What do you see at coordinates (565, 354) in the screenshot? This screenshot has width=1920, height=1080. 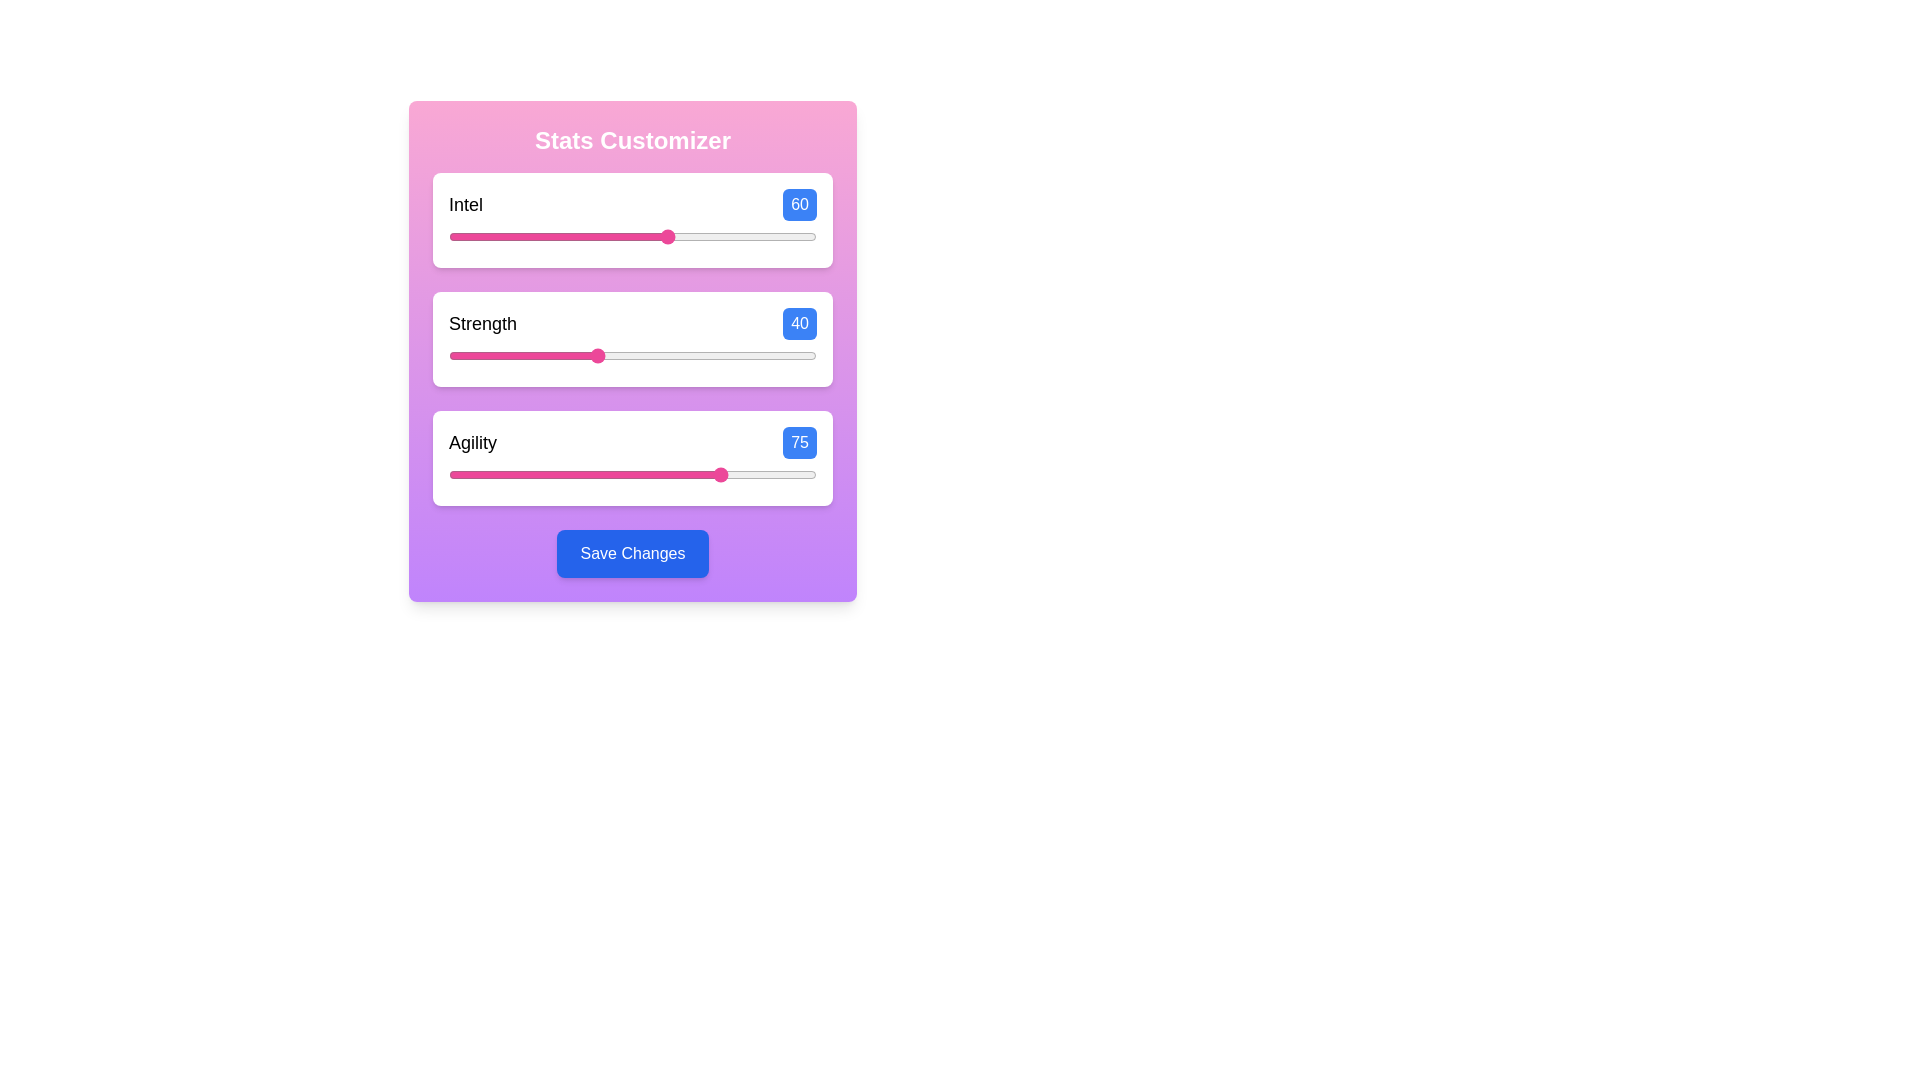 I see `the Strength slider` at bounding box center [565, 354].